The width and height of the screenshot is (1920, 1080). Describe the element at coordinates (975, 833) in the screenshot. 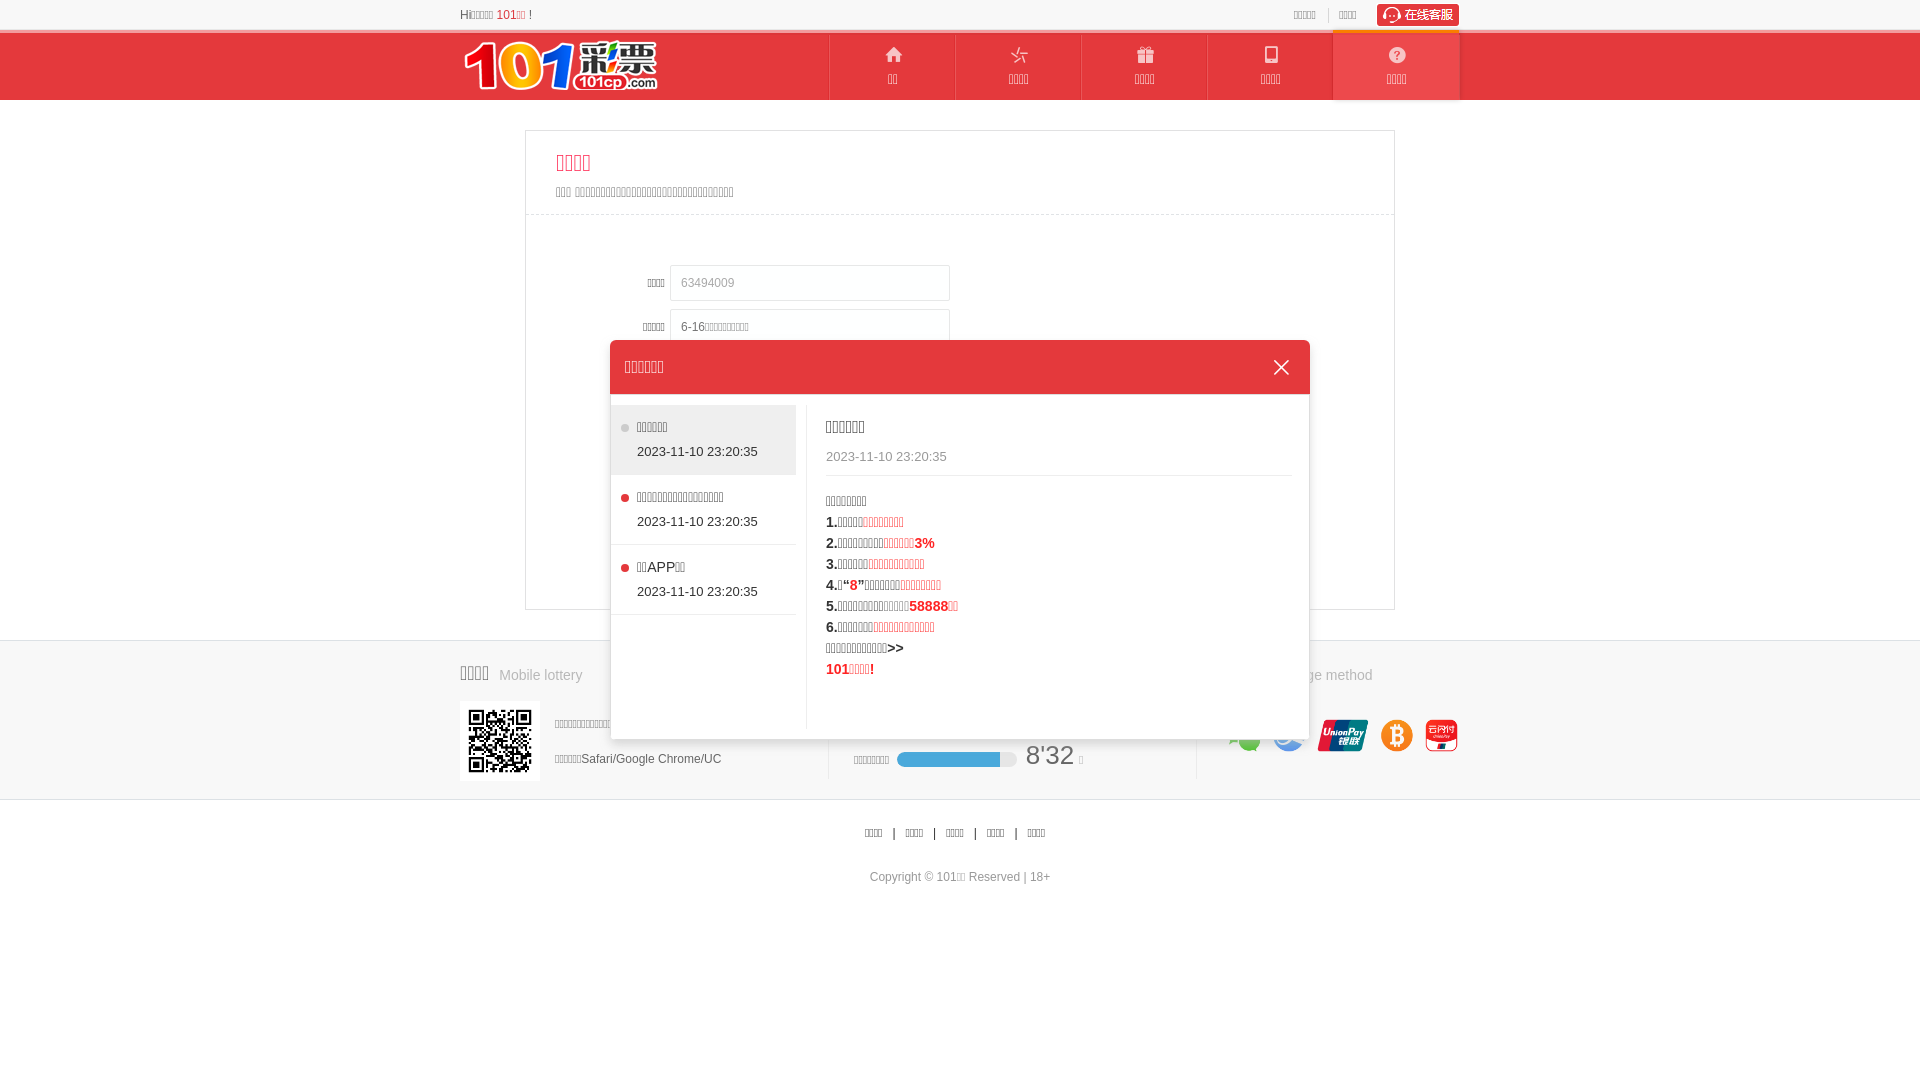

I see `'|'` at that location.